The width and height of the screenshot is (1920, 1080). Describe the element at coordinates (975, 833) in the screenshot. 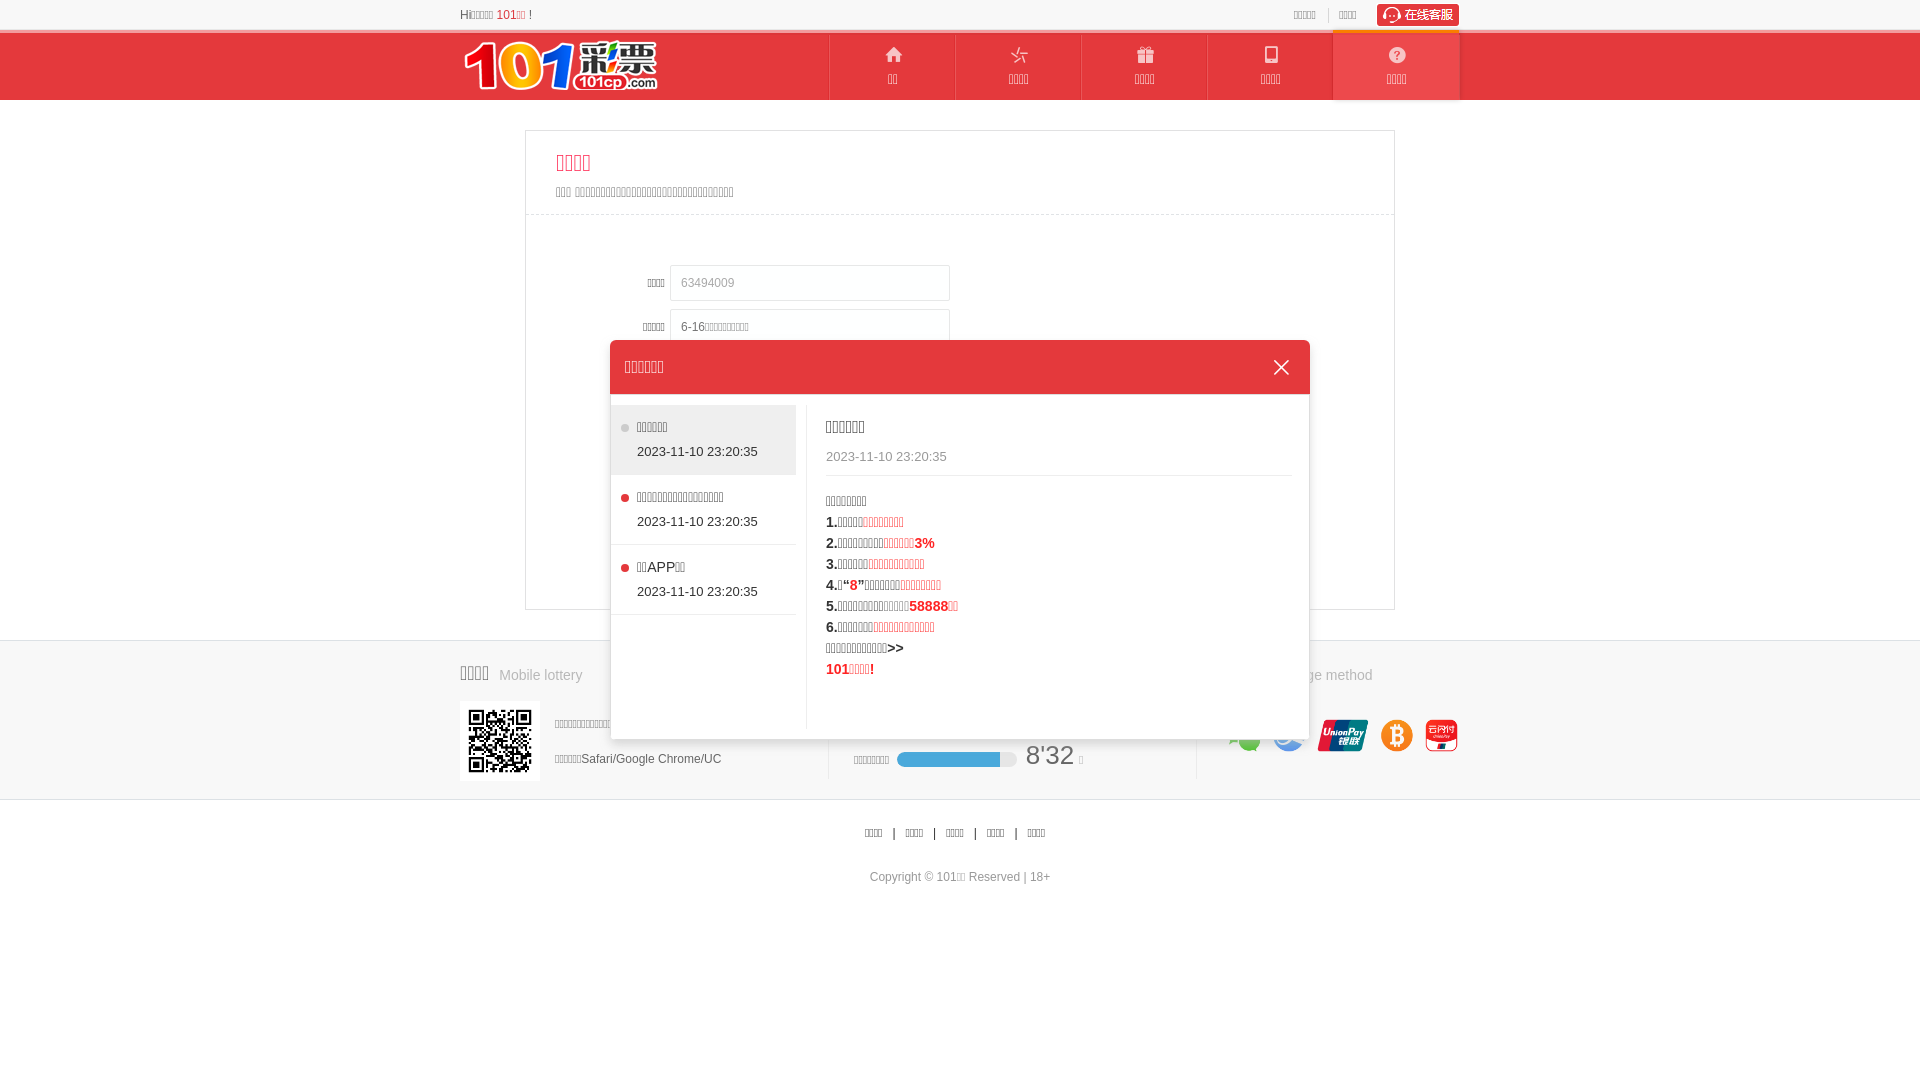

I see `'|'` at that location.